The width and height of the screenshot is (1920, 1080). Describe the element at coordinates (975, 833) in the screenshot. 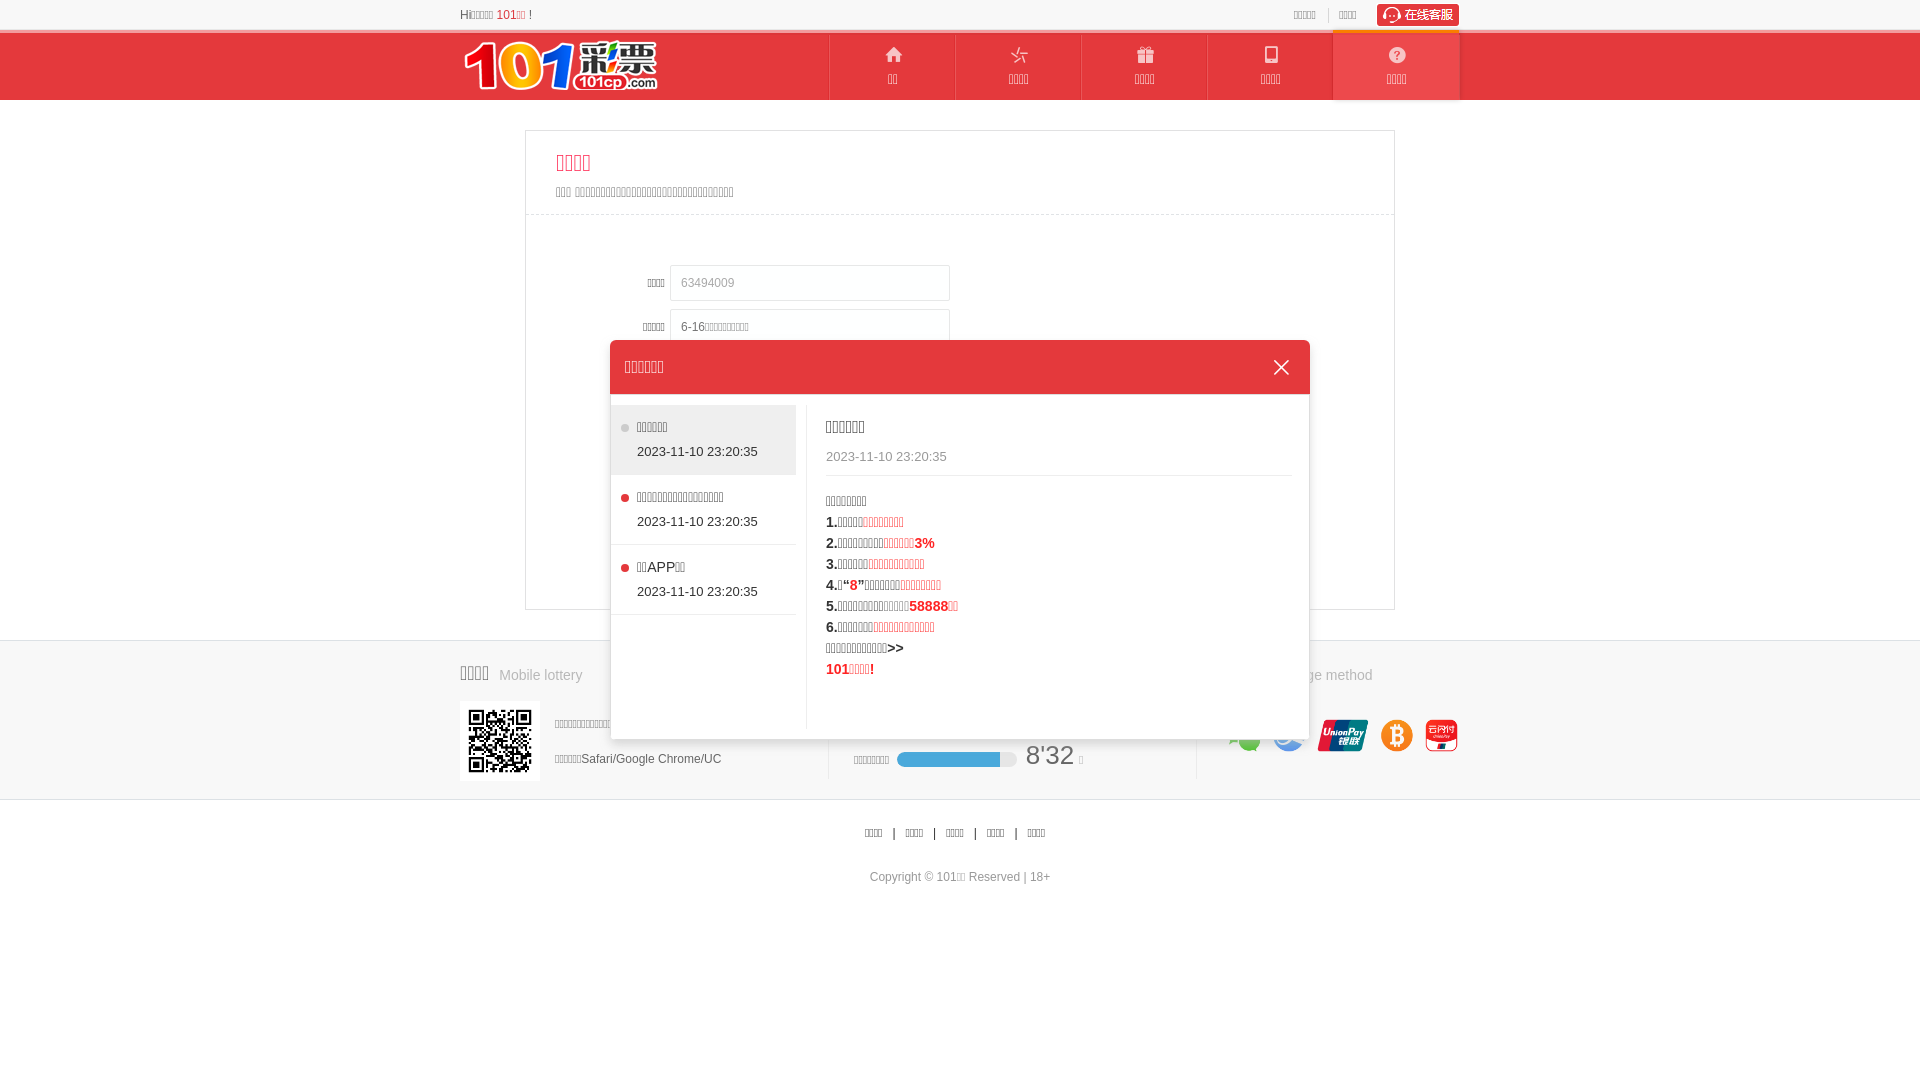

I see `'|'` at that location.